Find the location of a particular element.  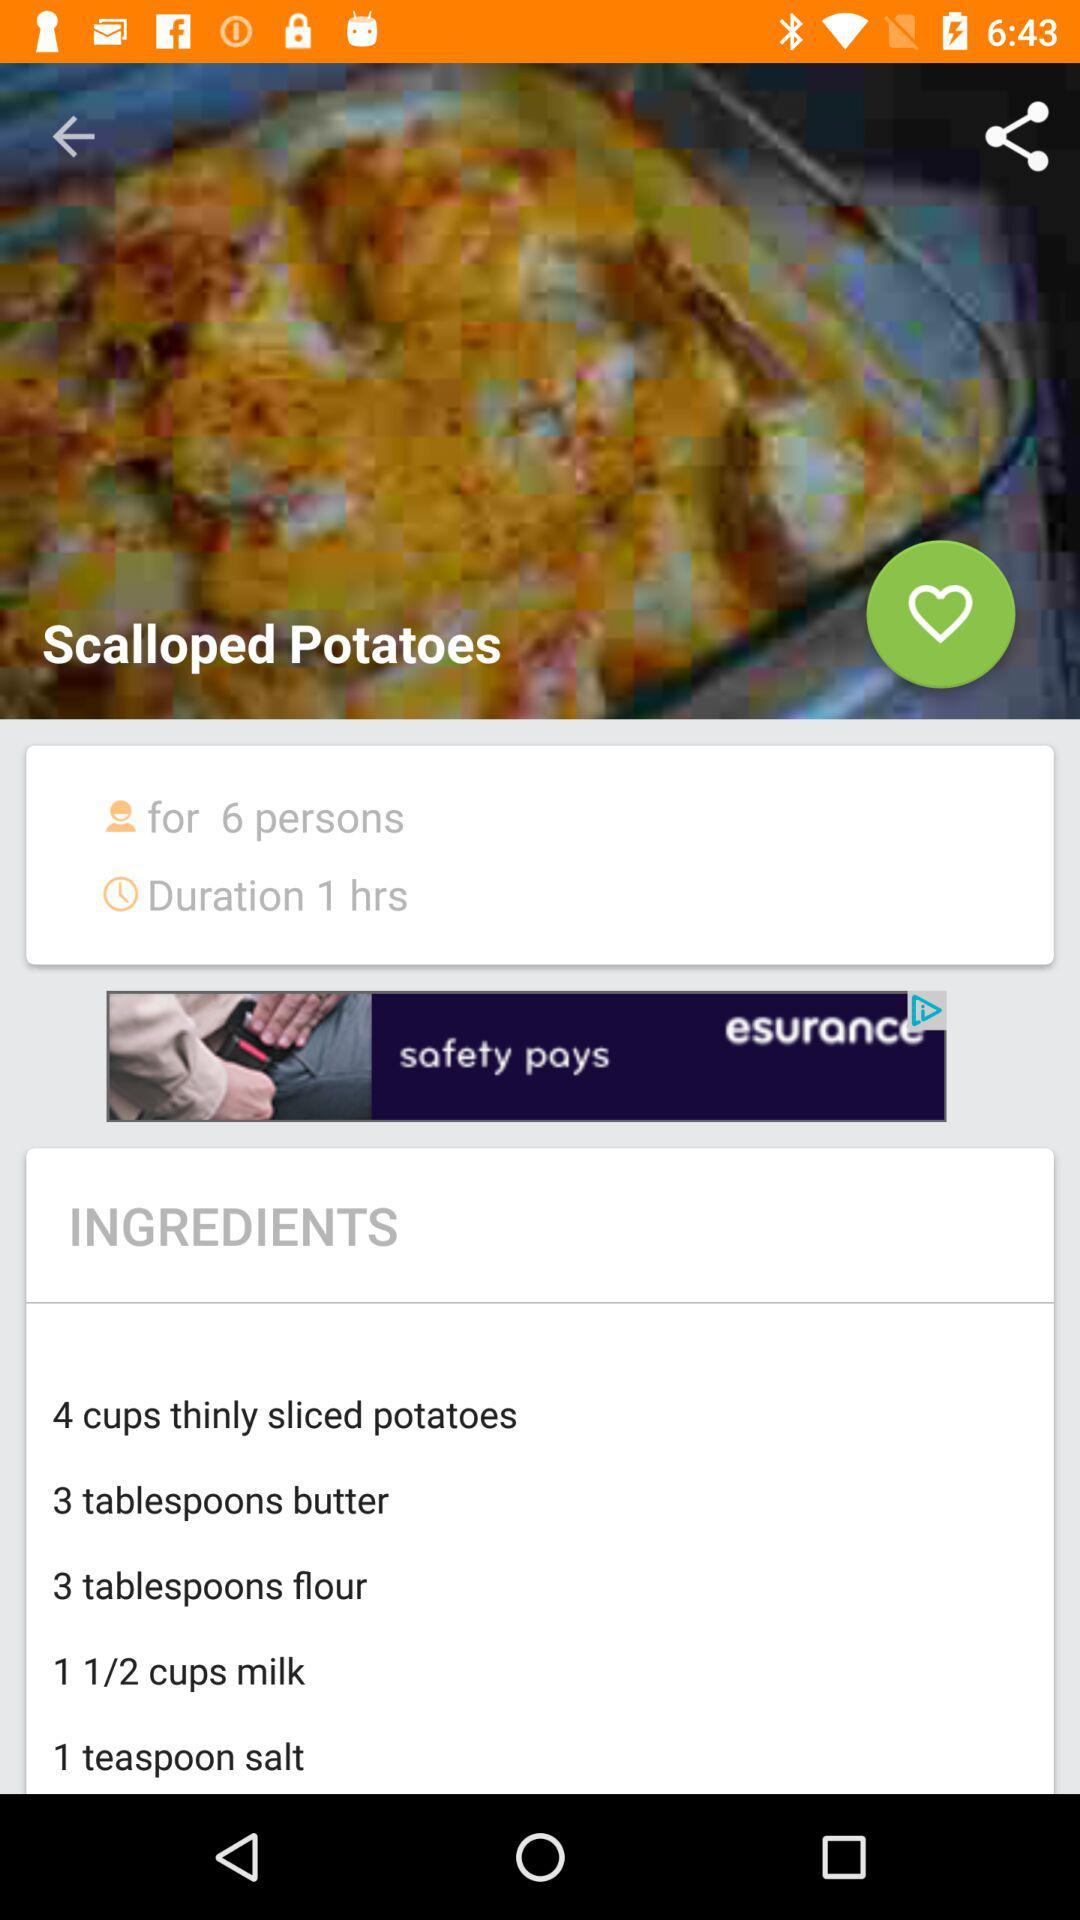

the favorite icon is located at coordinates (940, 621).